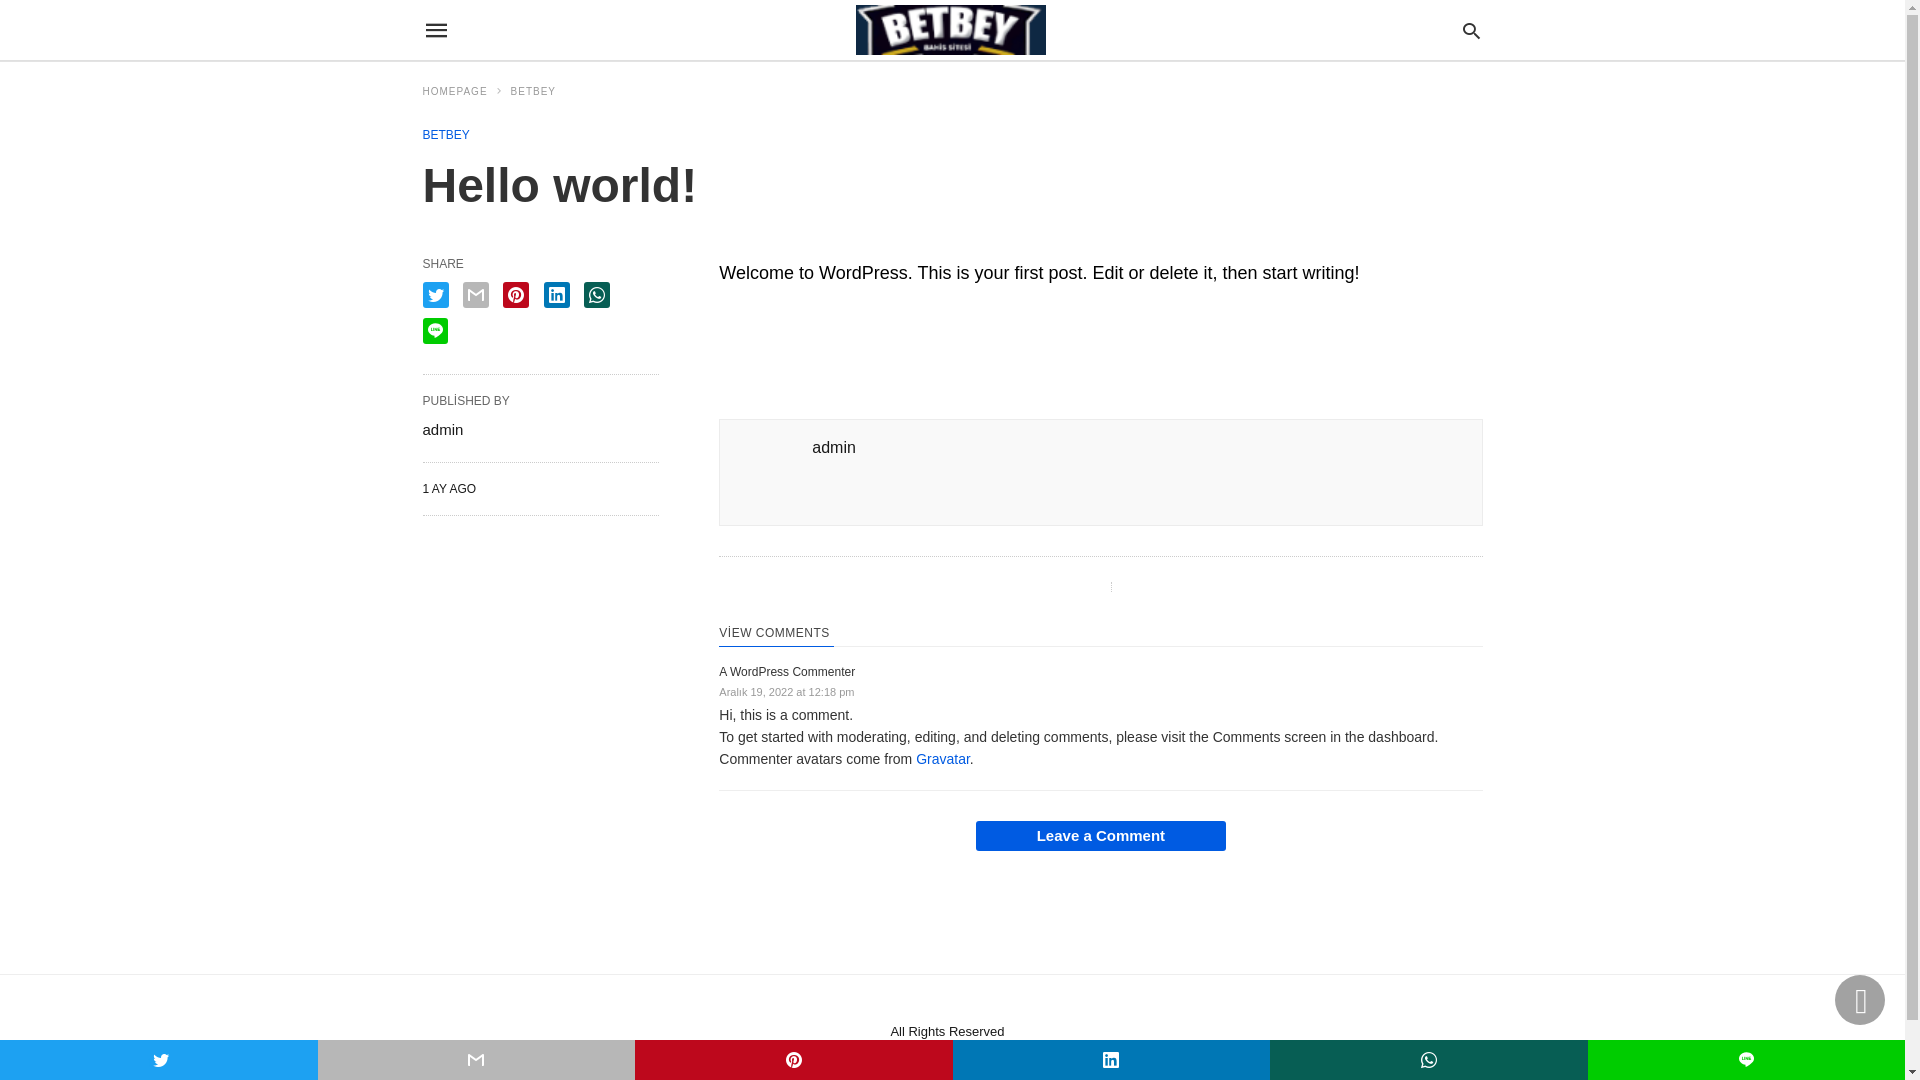 This screenshot has height=1080, width=1920. Describe the element at coordinates (433, 330) in the screenshot. I see `'line share'` at that location.